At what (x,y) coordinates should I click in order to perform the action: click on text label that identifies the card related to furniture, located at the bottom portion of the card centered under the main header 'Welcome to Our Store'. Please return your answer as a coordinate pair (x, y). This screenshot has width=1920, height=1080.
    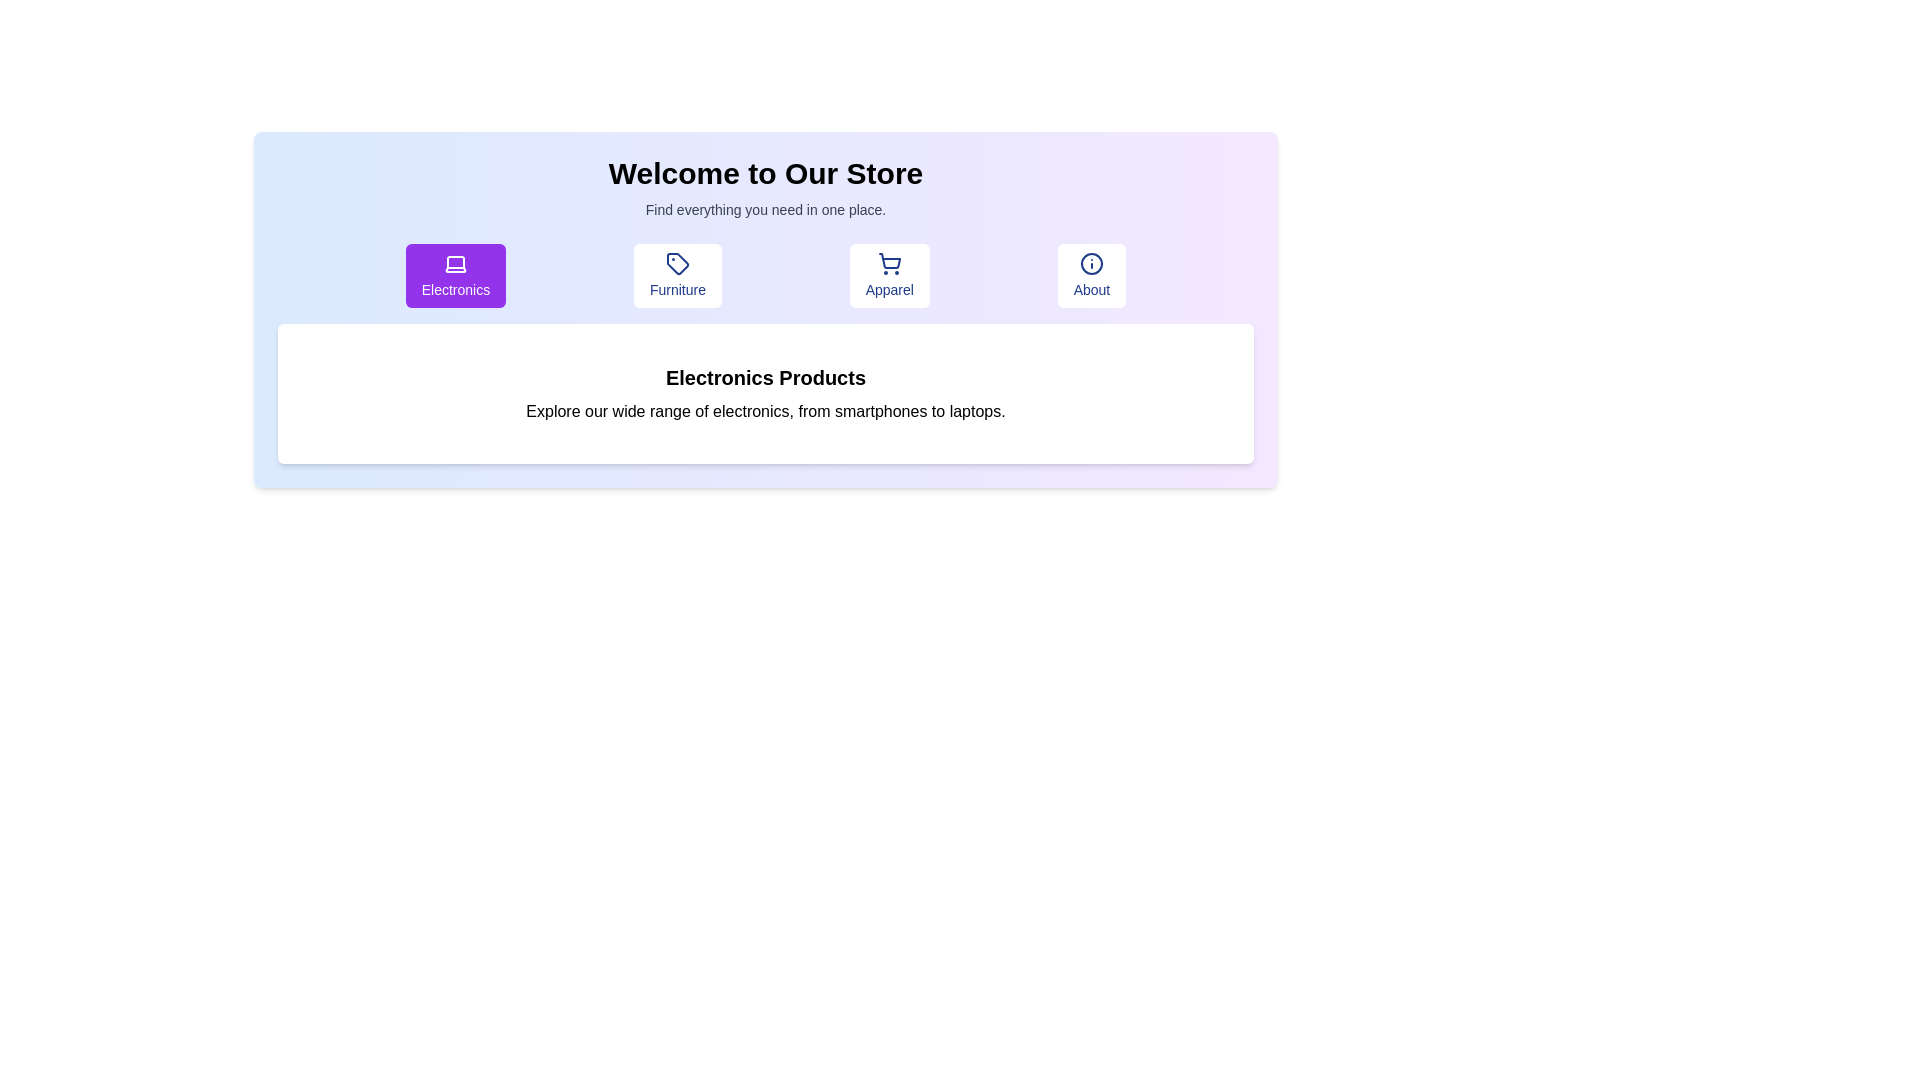
    Looking at the image, I should click on (677, 289).